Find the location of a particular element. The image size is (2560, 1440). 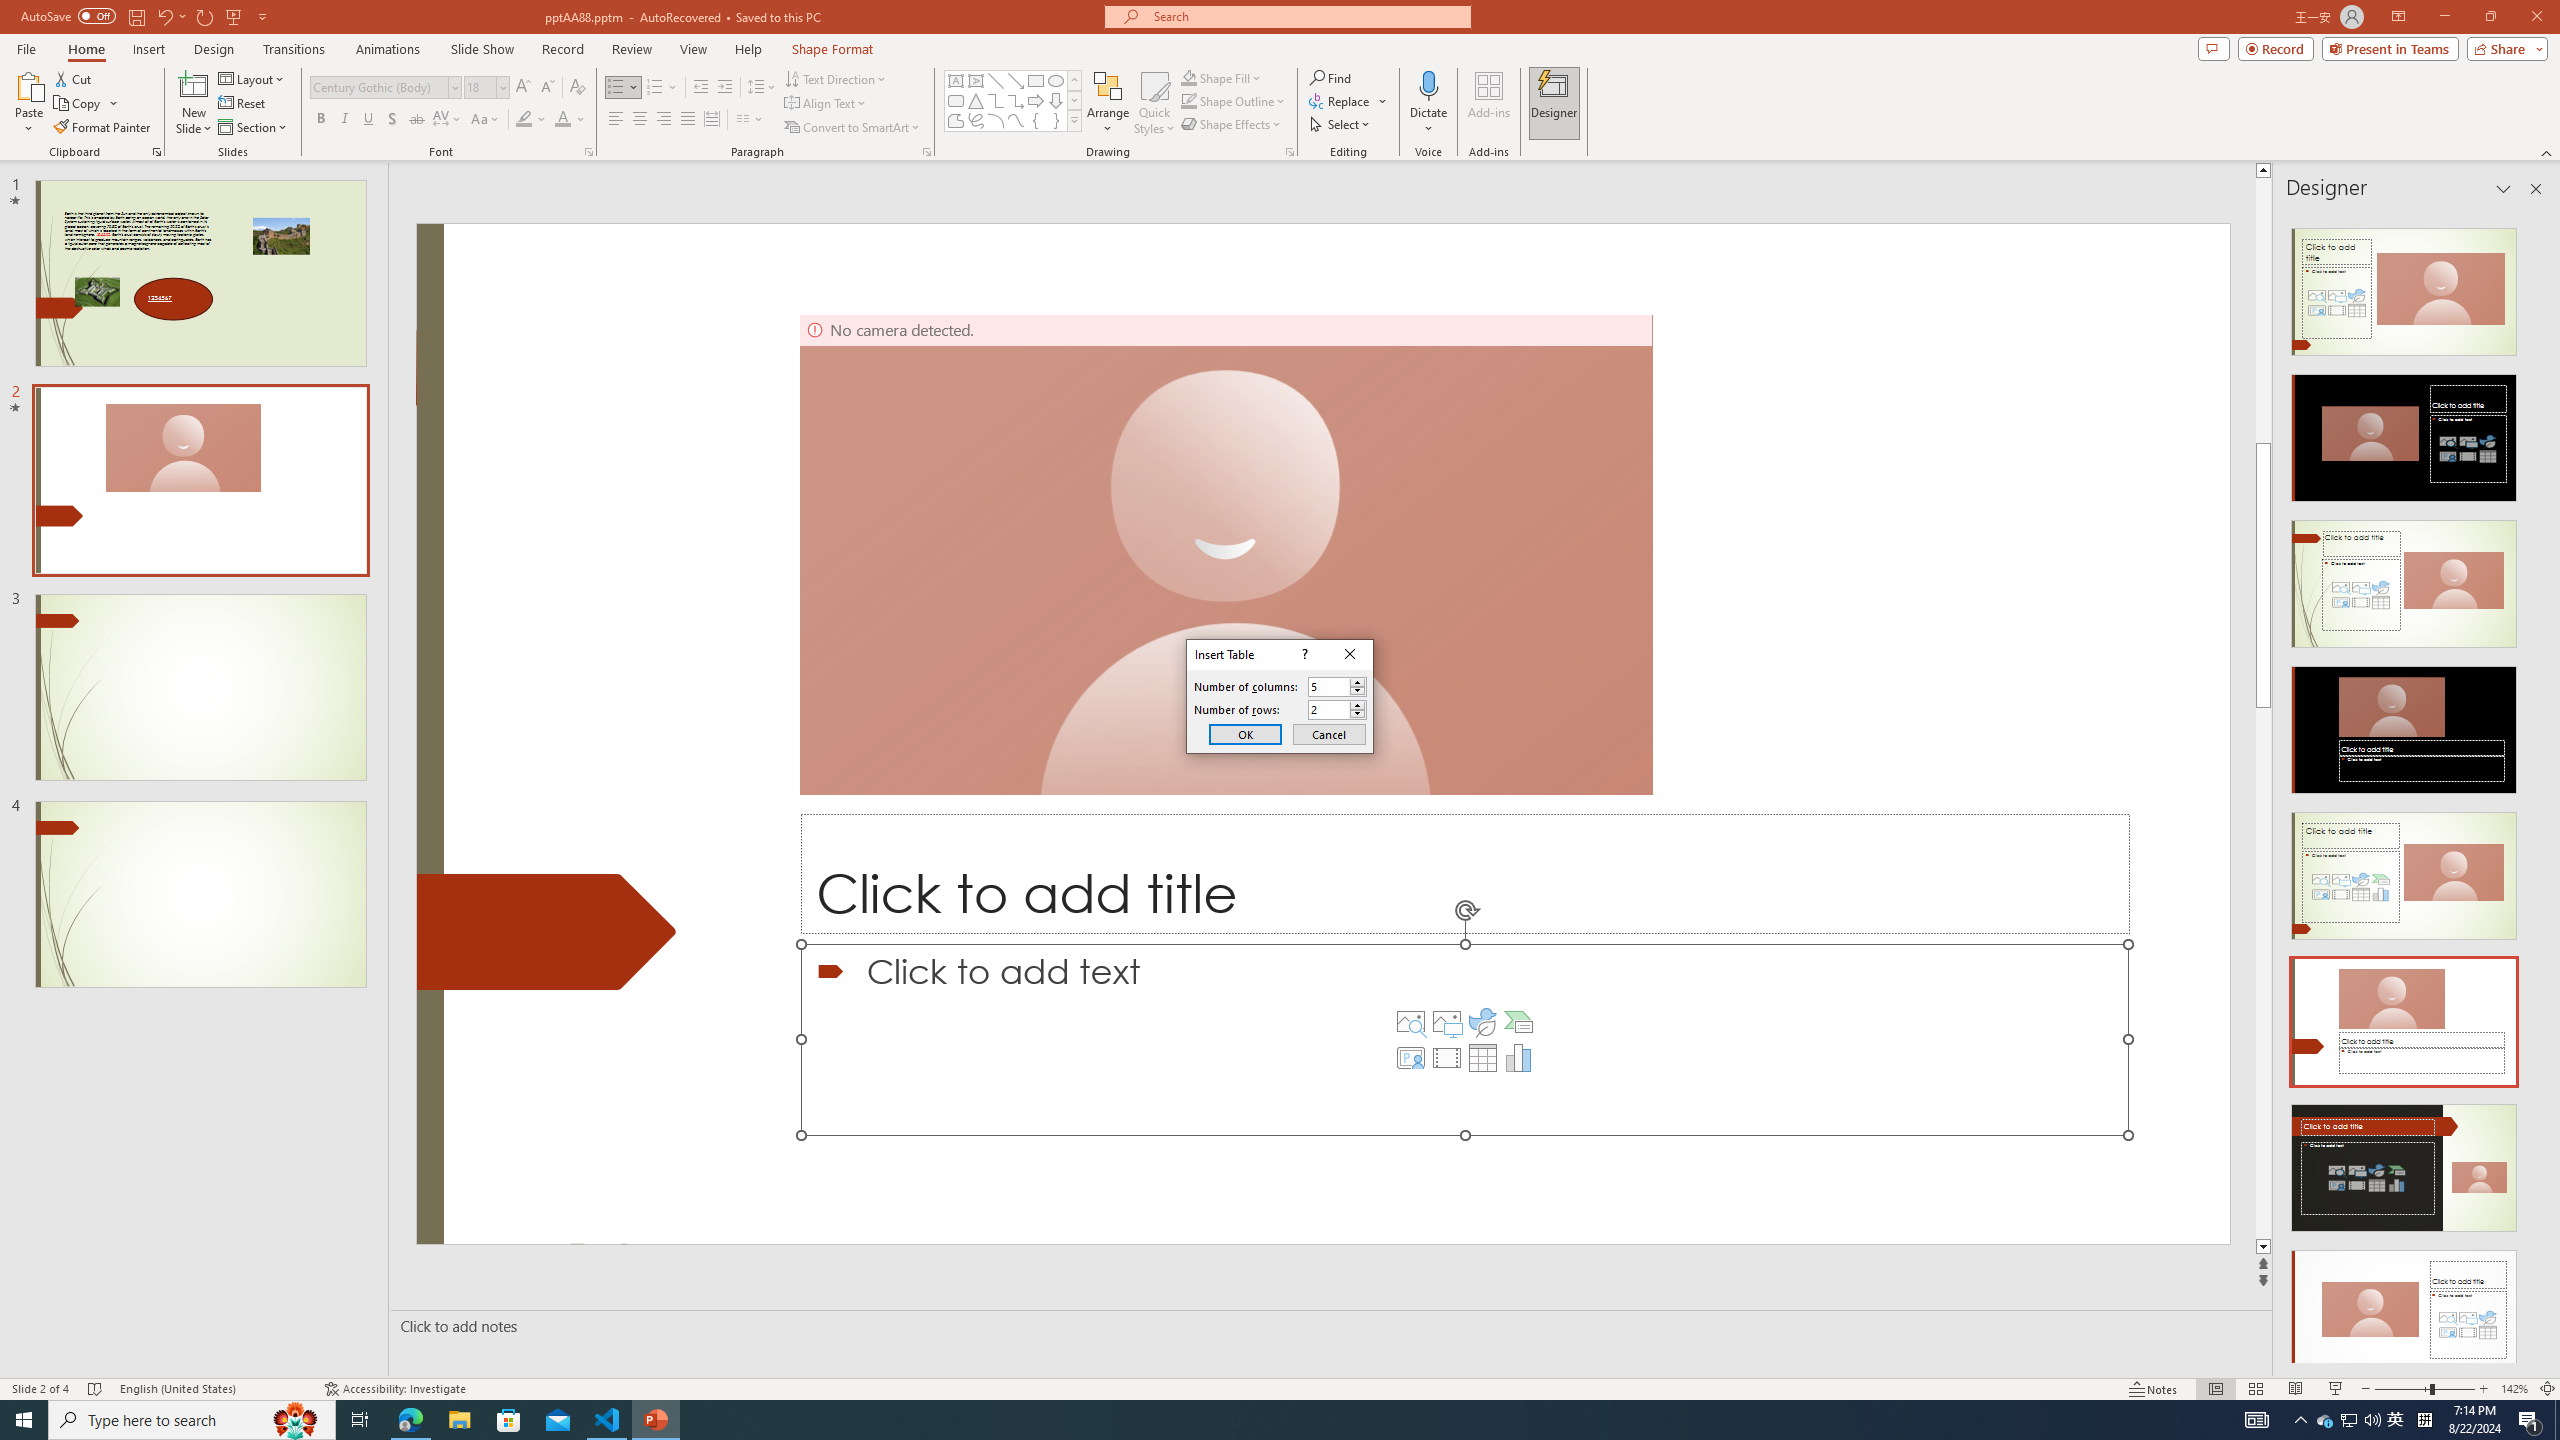

'Number of columns' is located at coordinates (1337, 685).